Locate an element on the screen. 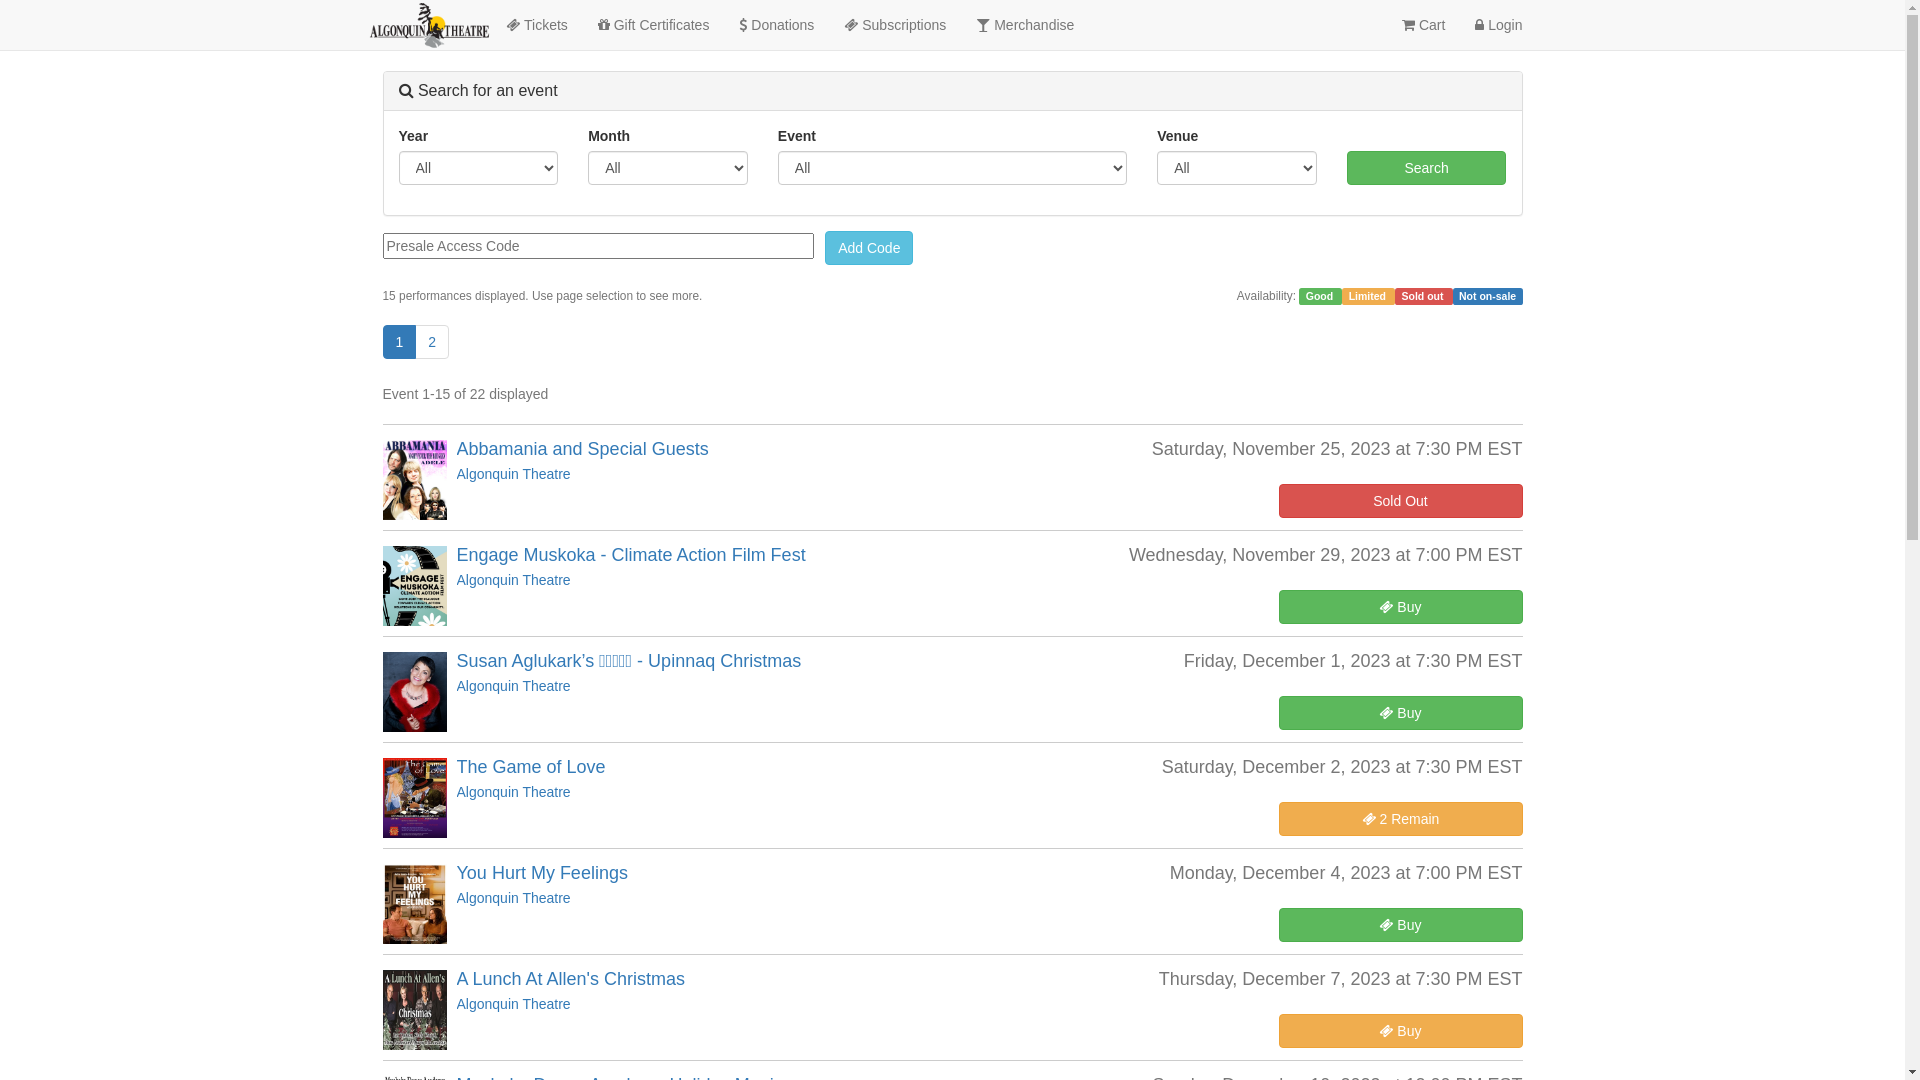  'Engage Muskoka - Climate Action Film Fest' is located at coordinates (629, 555).